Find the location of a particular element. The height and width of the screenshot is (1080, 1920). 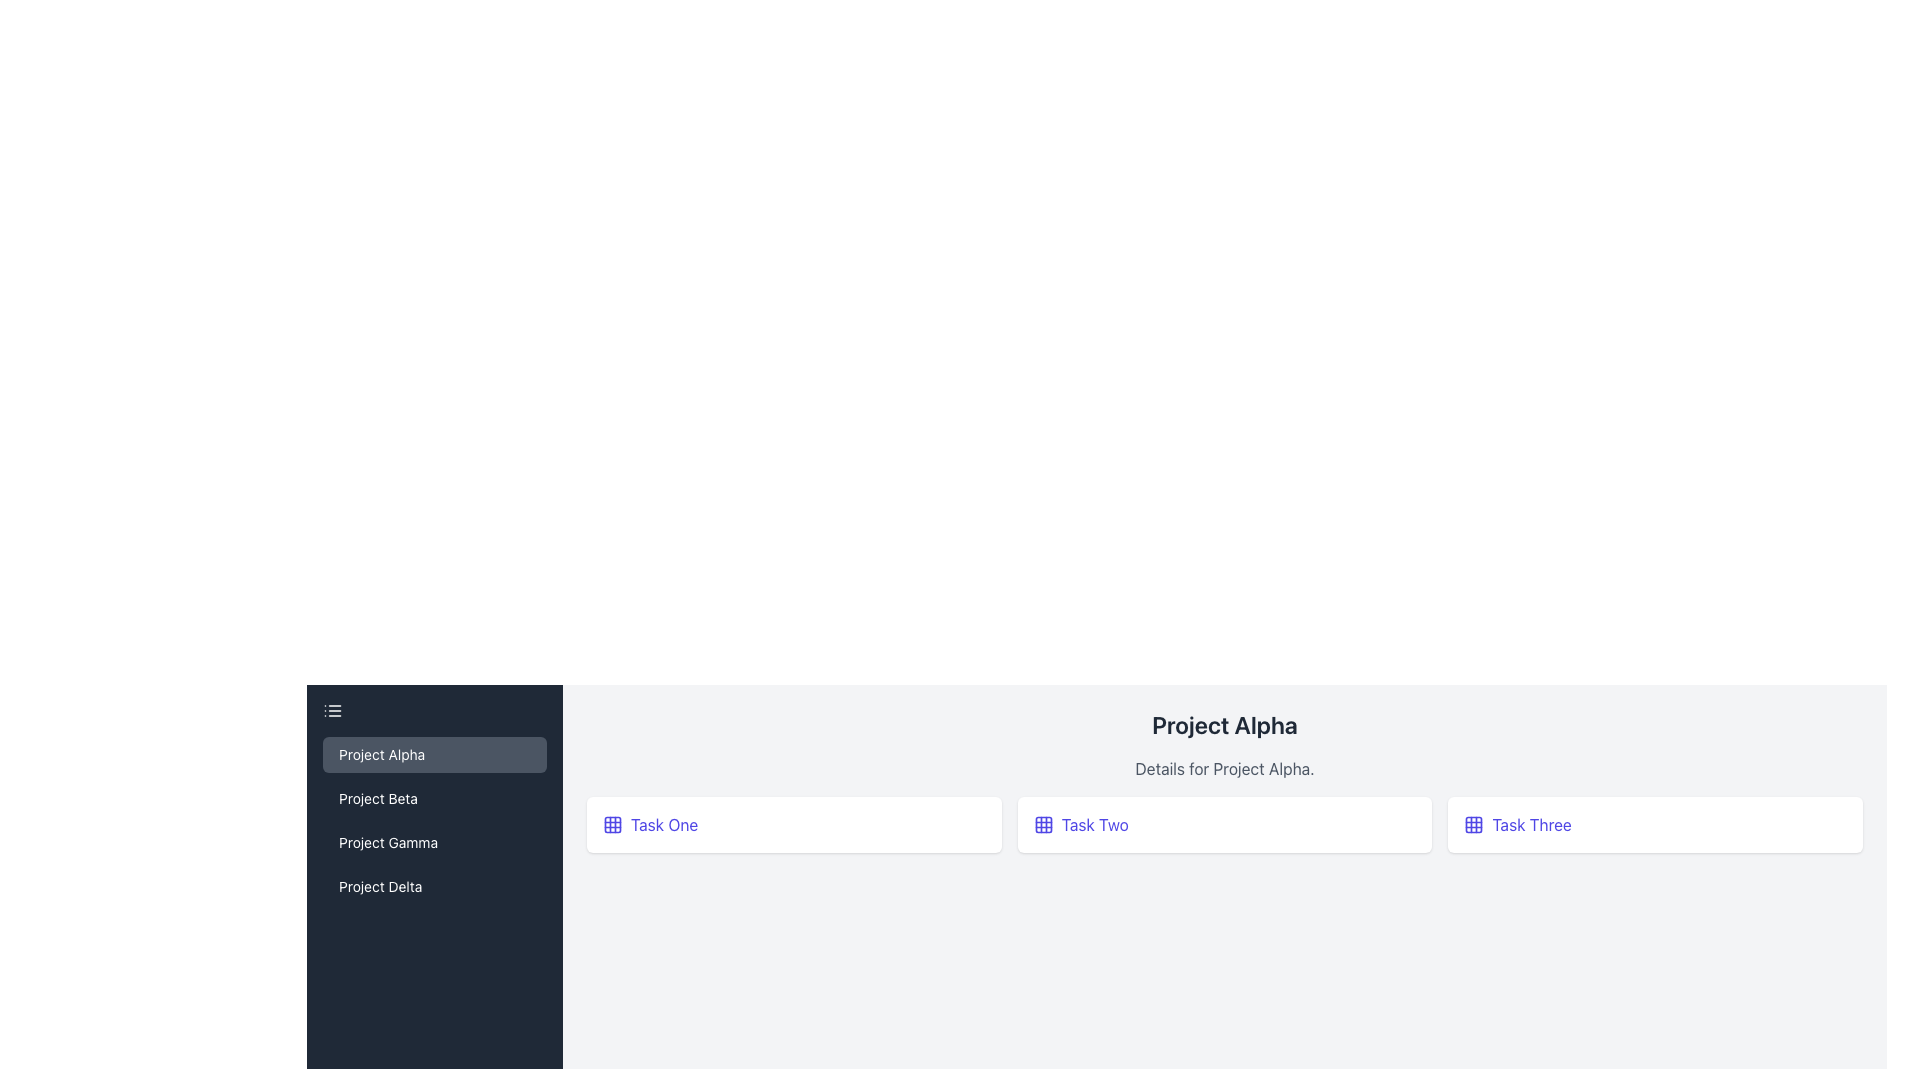

the navigation link for 'Project Alpha' located in the left sidebar menu, positioned above 'Project Beta', 'Project Gamma', and 'Project Delta' is located at coordinates (434, 755).